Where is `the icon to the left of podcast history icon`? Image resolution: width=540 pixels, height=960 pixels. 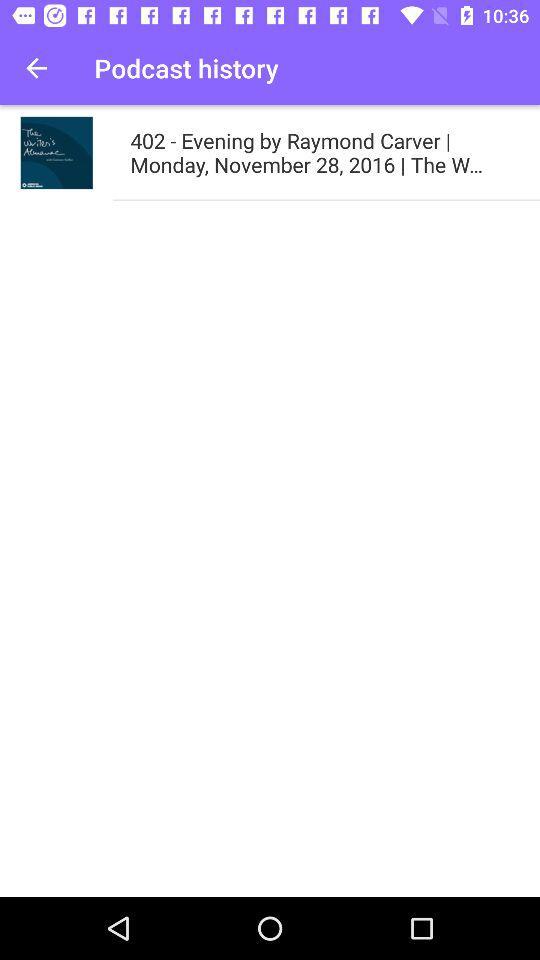
the icon to the left of podcast history icon is located at coordinates (36, 68).